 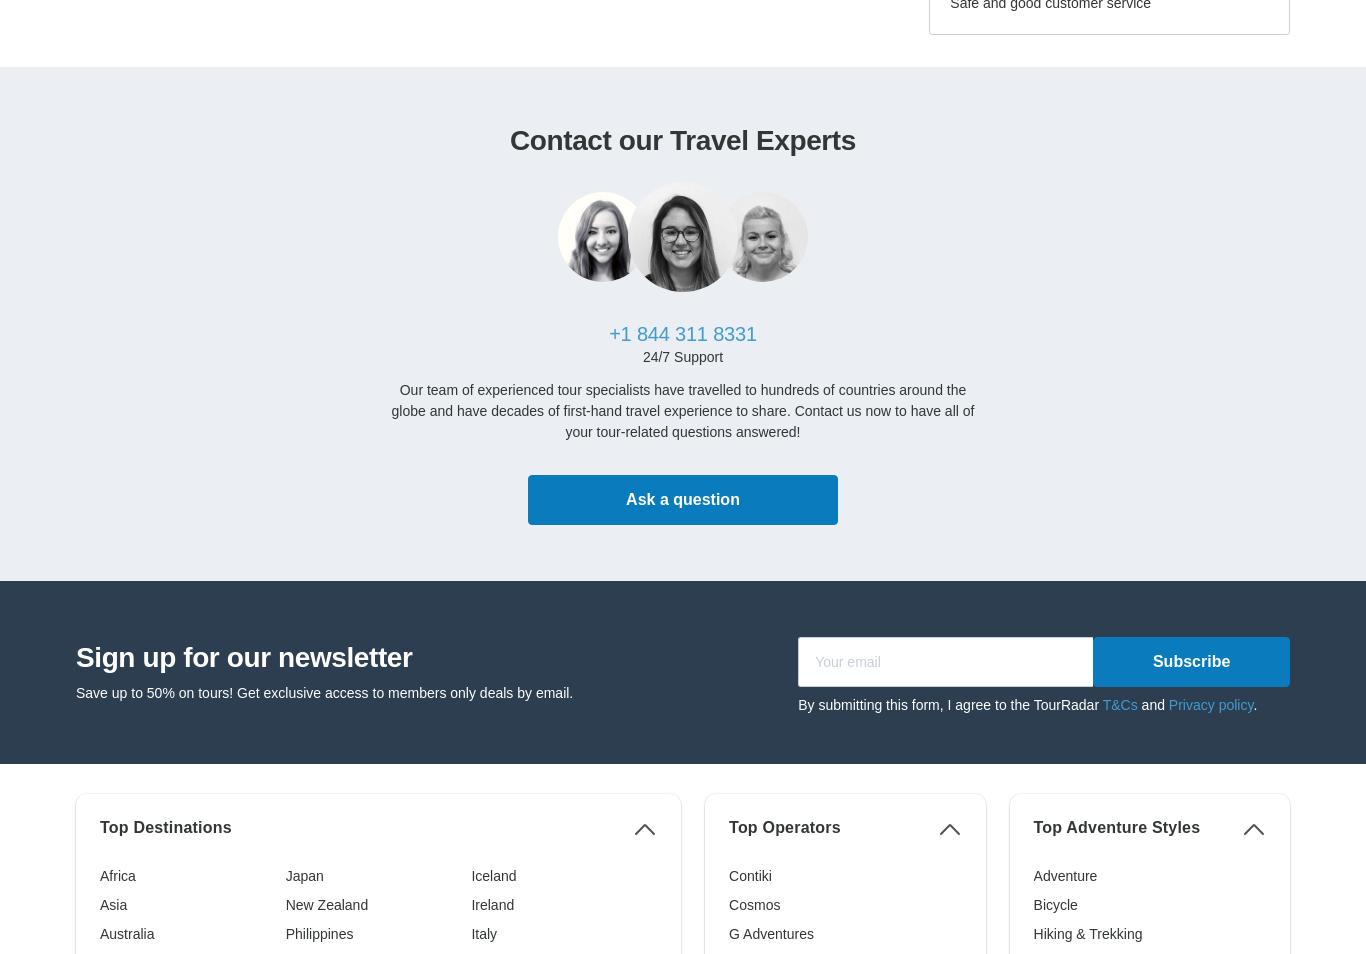 I want to click on 'G Adventures', so click(x=770, y=933).